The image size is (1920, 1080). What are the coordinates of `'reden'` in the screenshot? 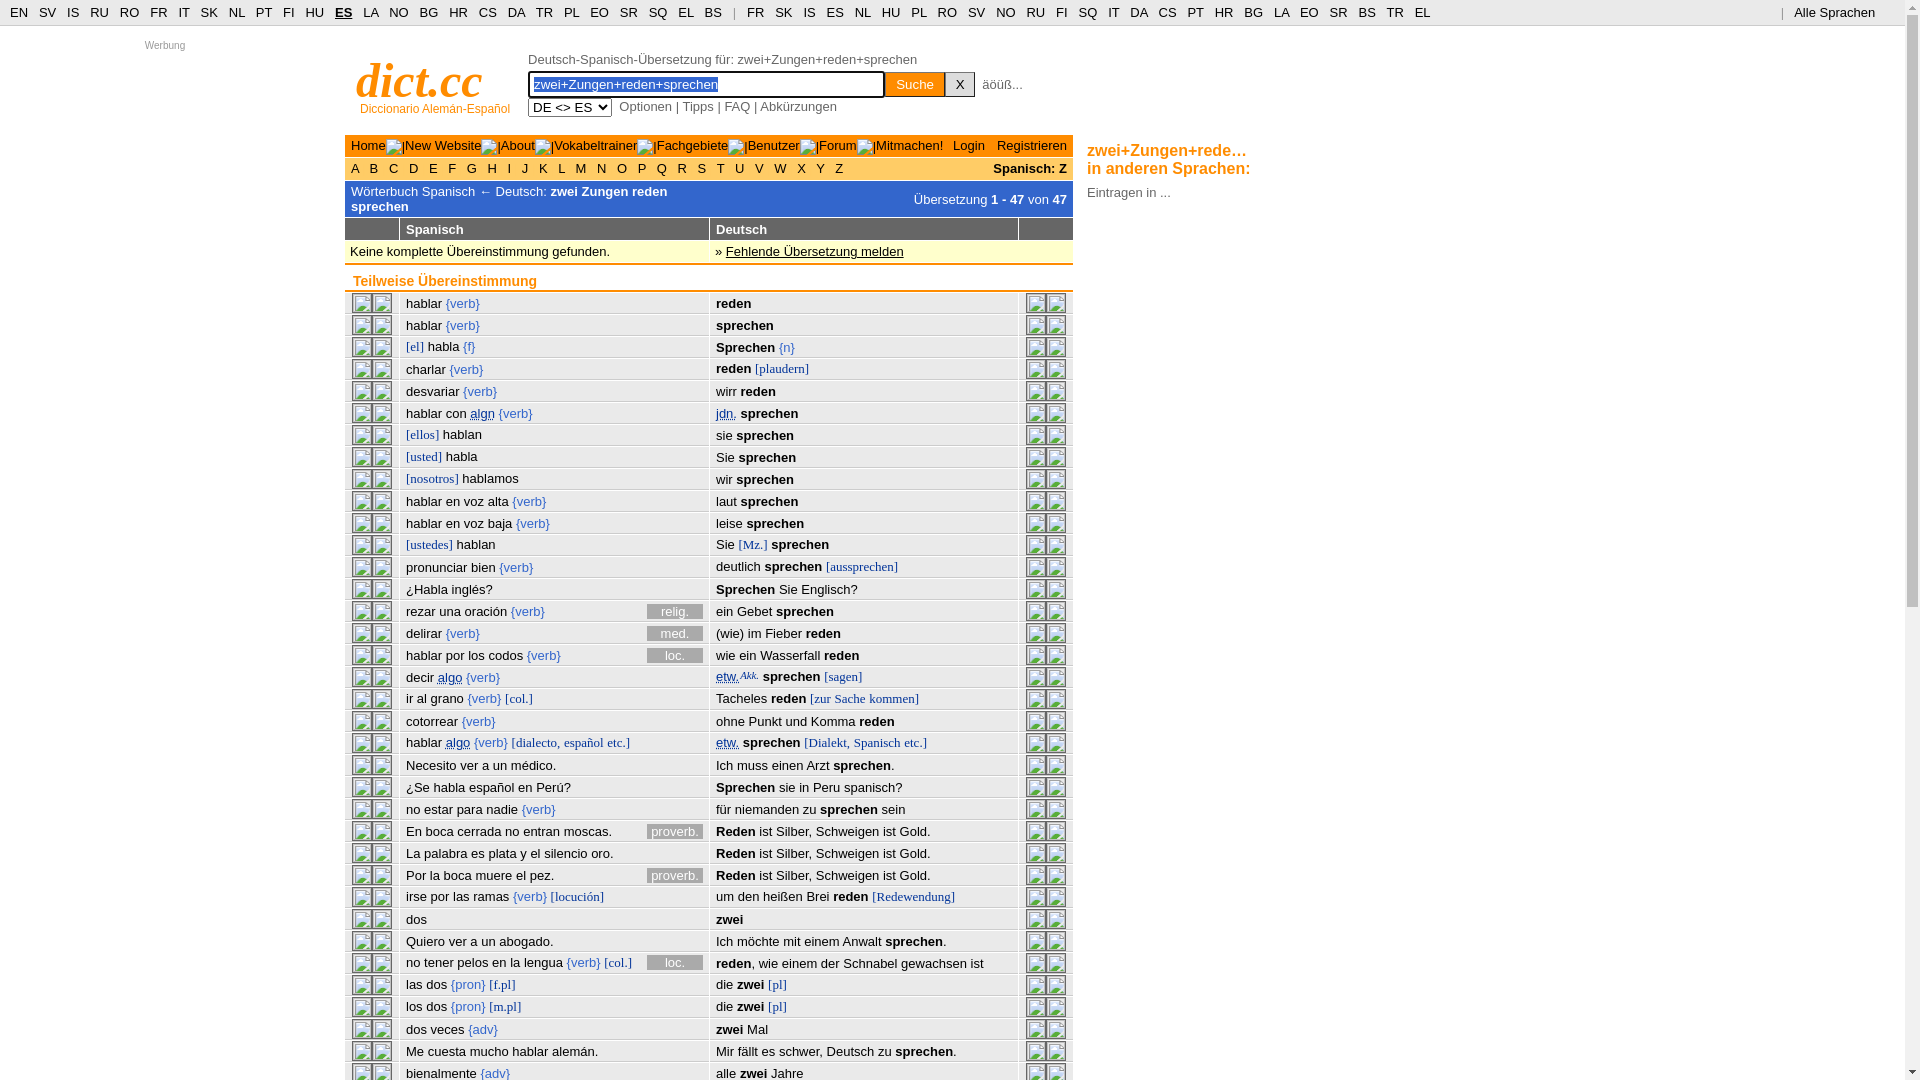 It's located at (841, 655).